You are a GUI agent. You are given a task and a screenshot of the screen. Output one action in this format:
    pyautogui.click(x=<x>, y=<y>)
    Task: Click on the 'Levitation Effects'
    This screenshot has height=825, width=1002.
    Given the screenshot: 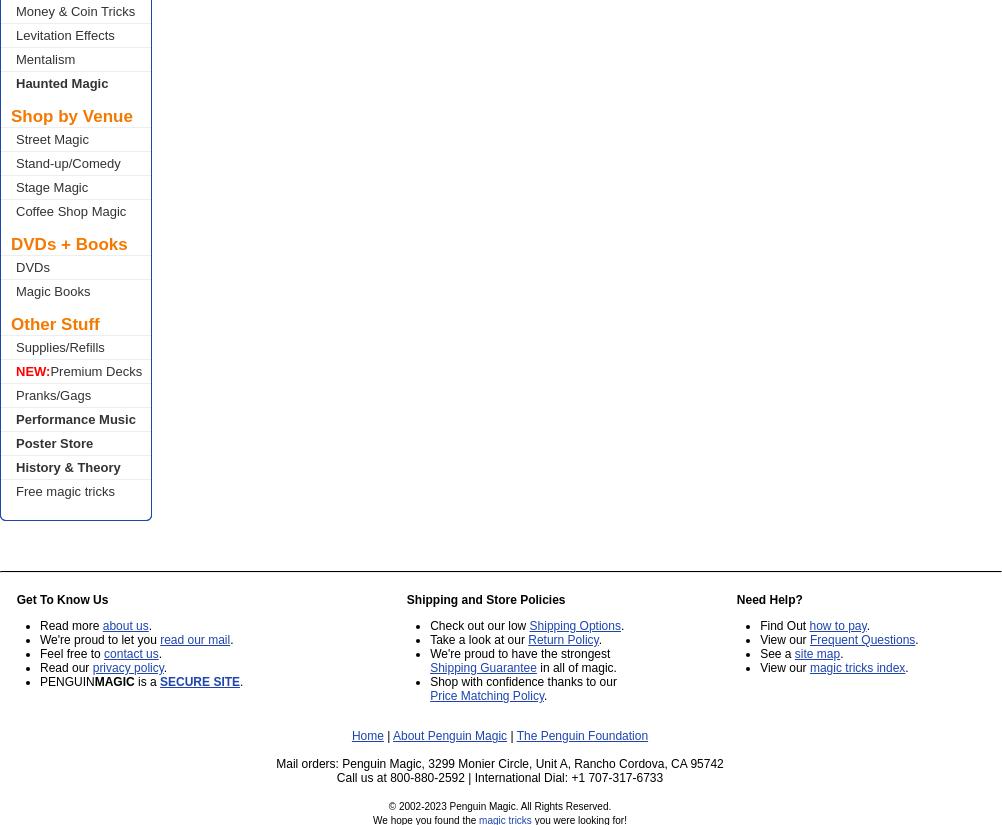 What is the action you would take?
    pyautogui.click(x=65, y=35)
    